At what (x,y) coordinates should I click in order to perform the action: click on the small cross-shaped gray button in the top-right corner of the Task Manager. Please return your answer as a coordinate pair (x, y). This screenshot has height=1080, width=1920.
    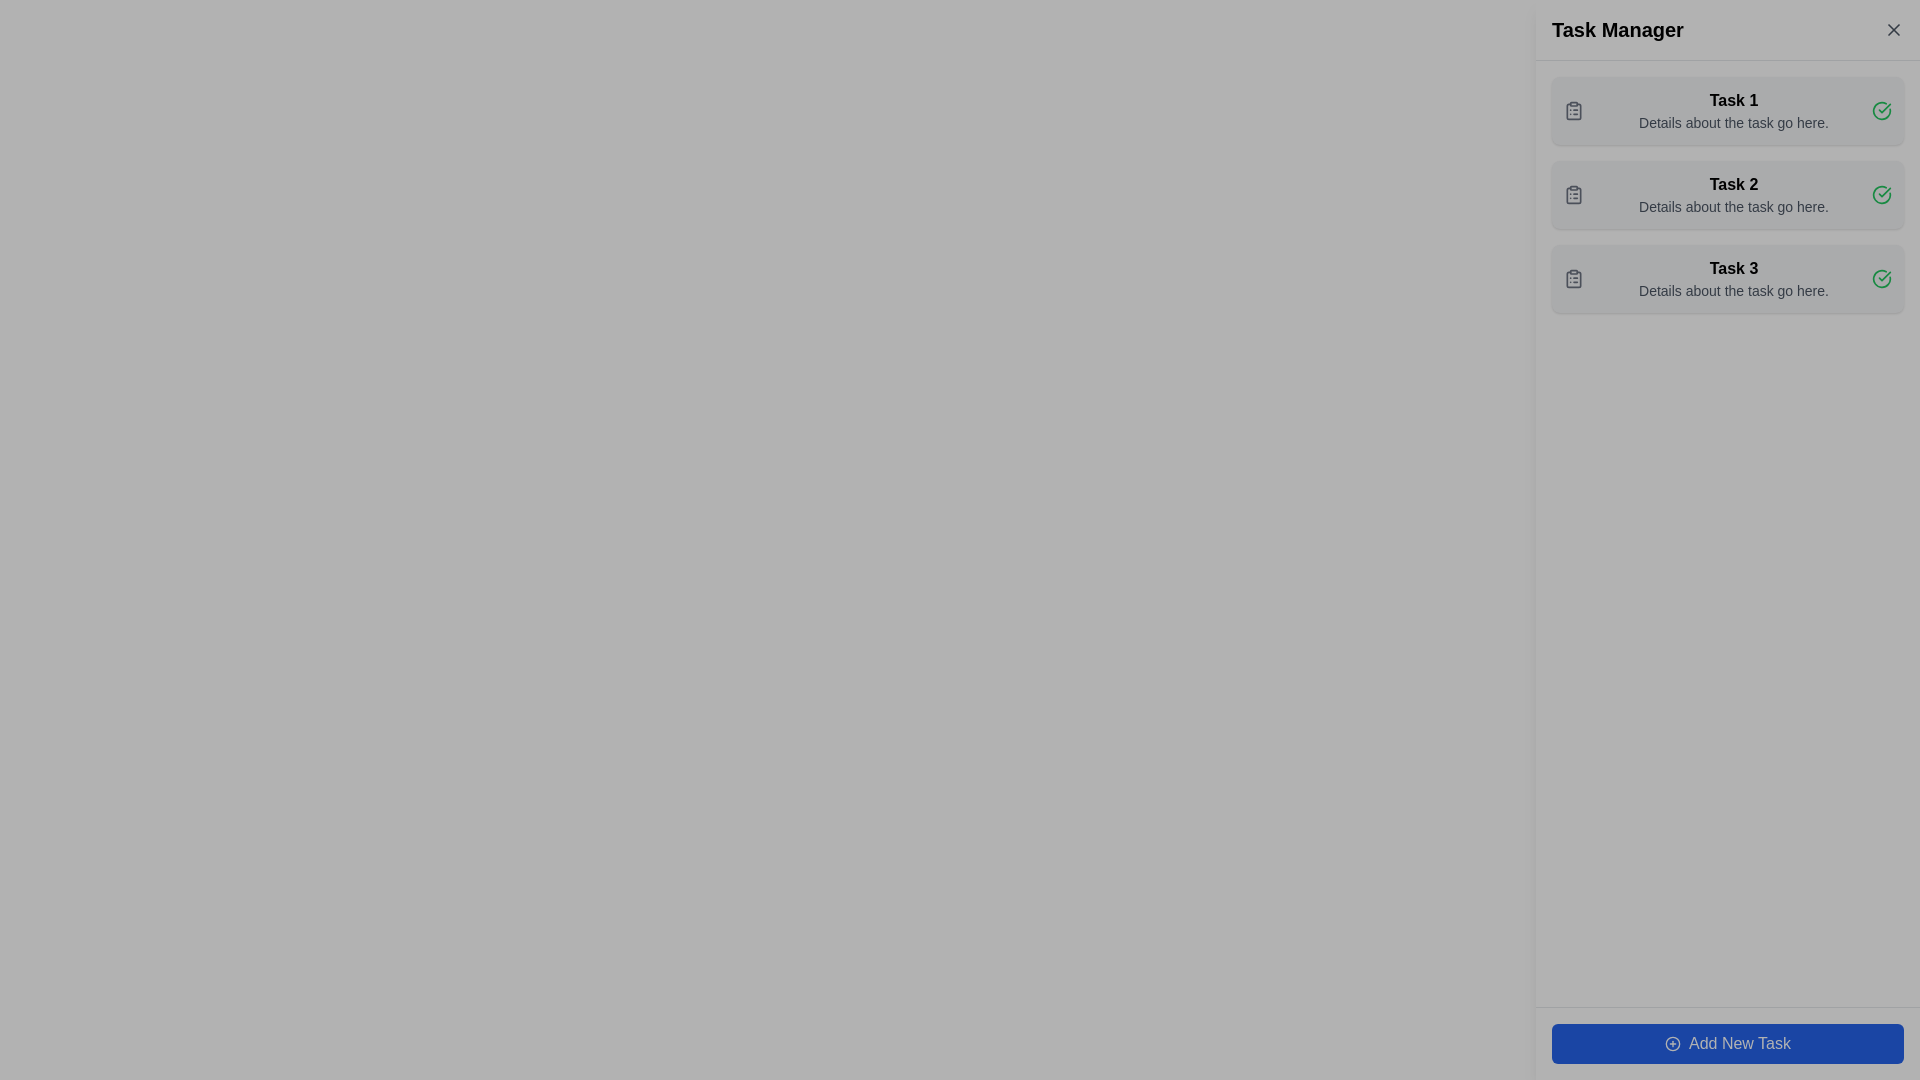
    Looking at the image, I should click on (1893, 30).